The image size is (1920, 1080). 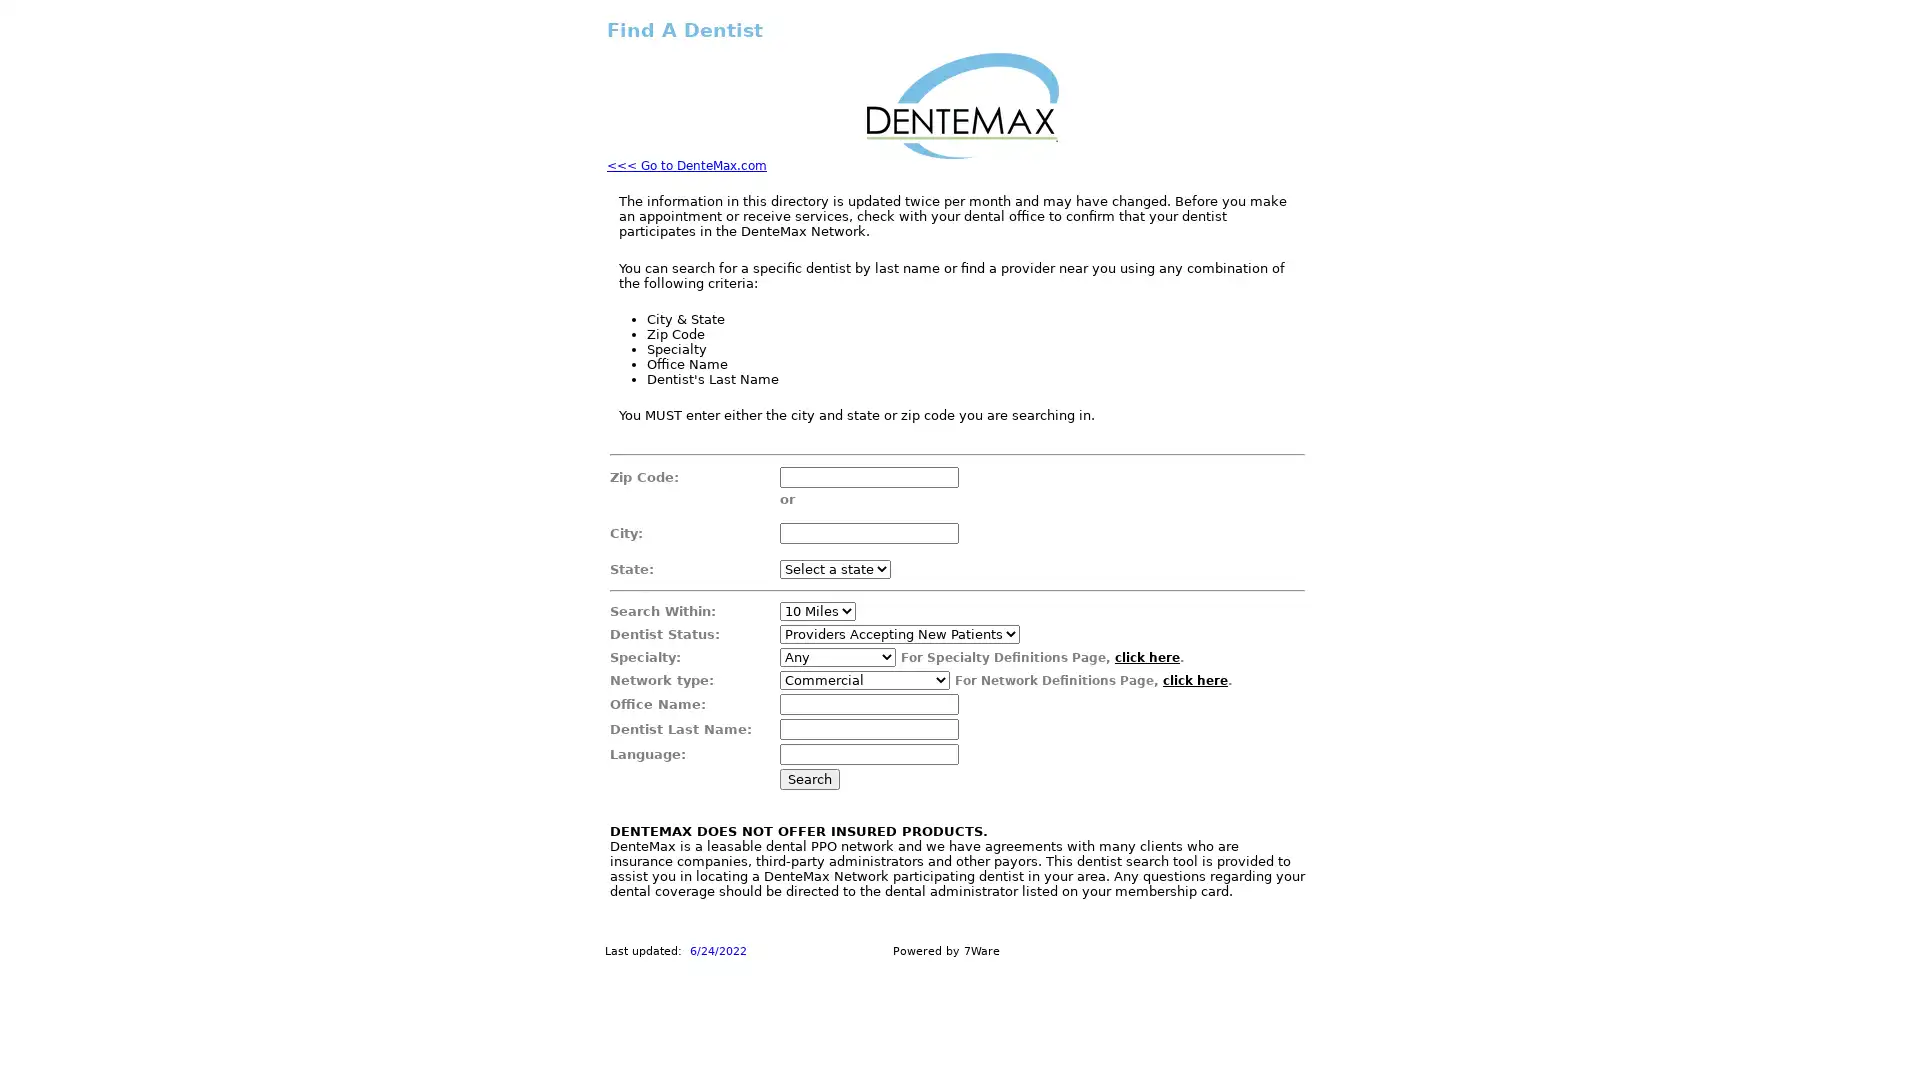 What do you see at coordinates (809, 778) in the screenshot?
I see `Search` at bounding box center [809, 778].